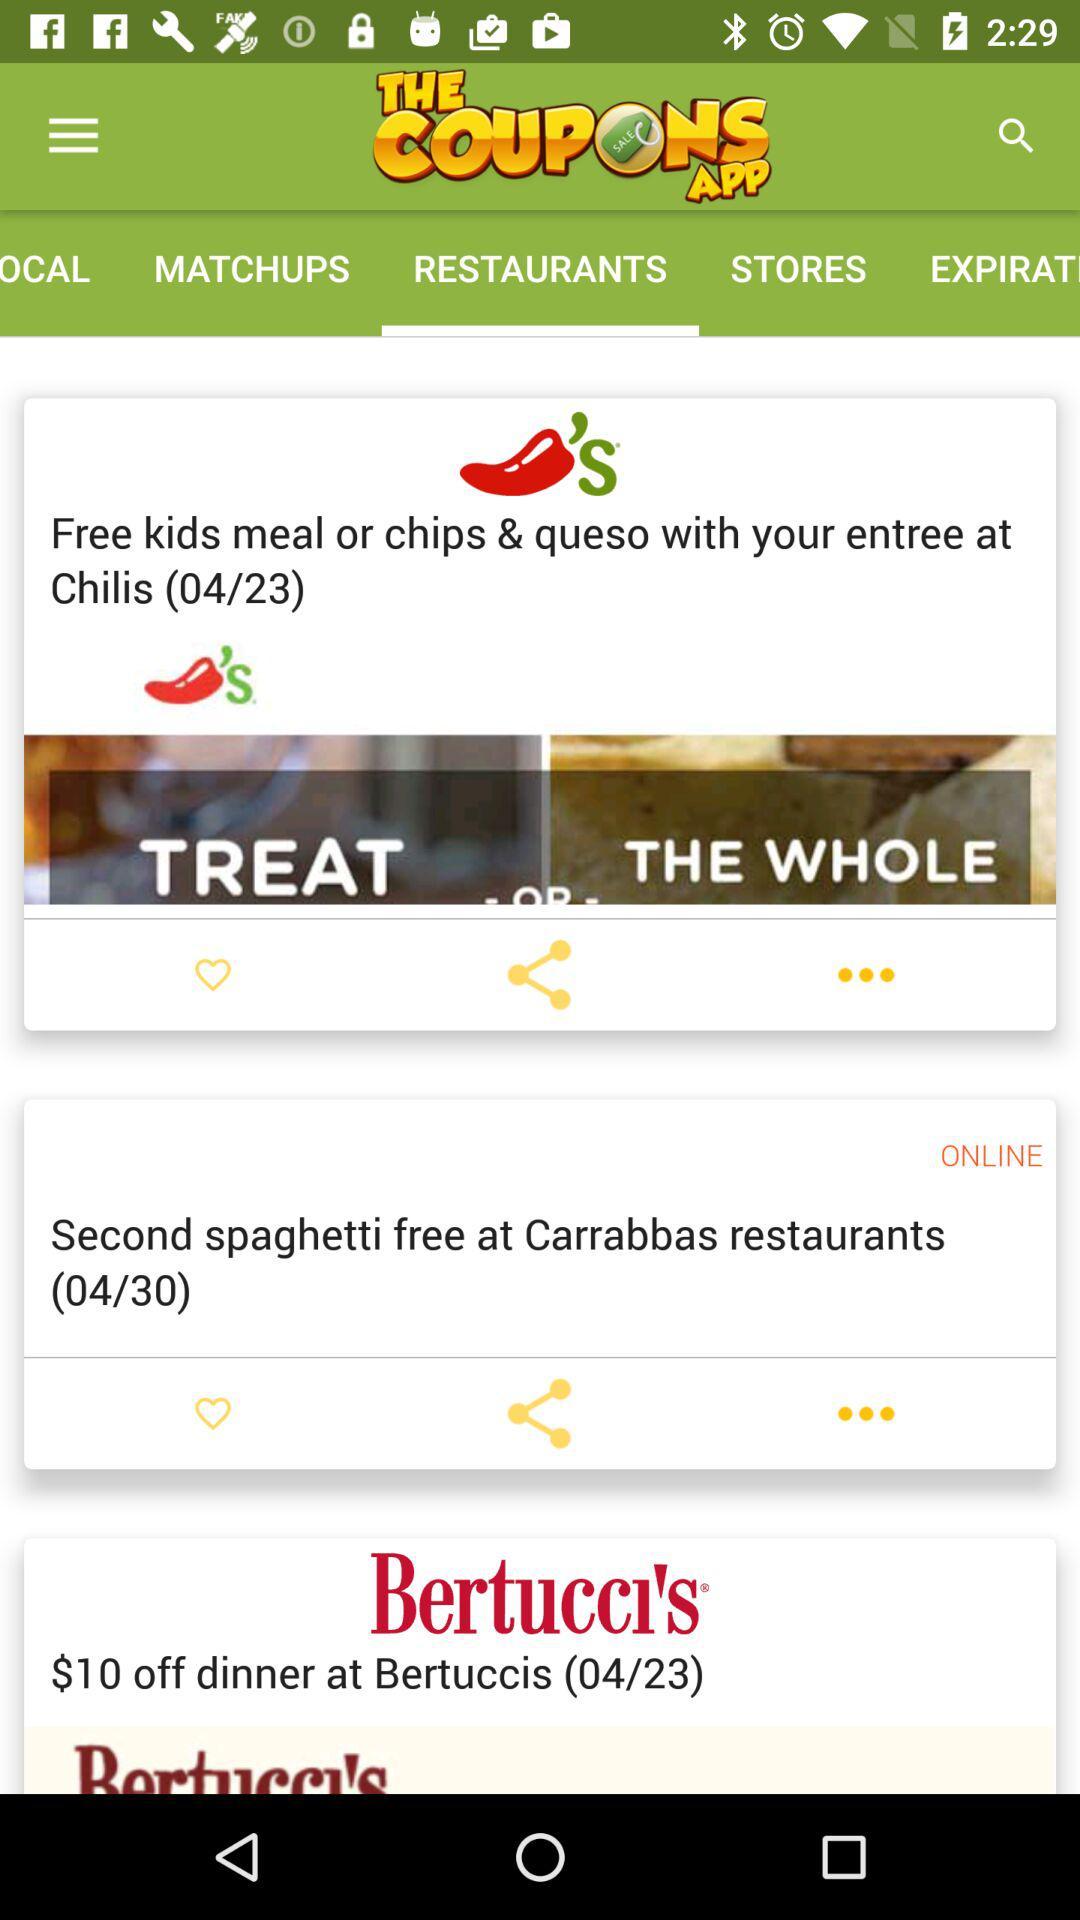  What do you see at coordinates (250, 266) in the screenshot?
I see `icon to the right of the local` at bounding box center [250, 266].